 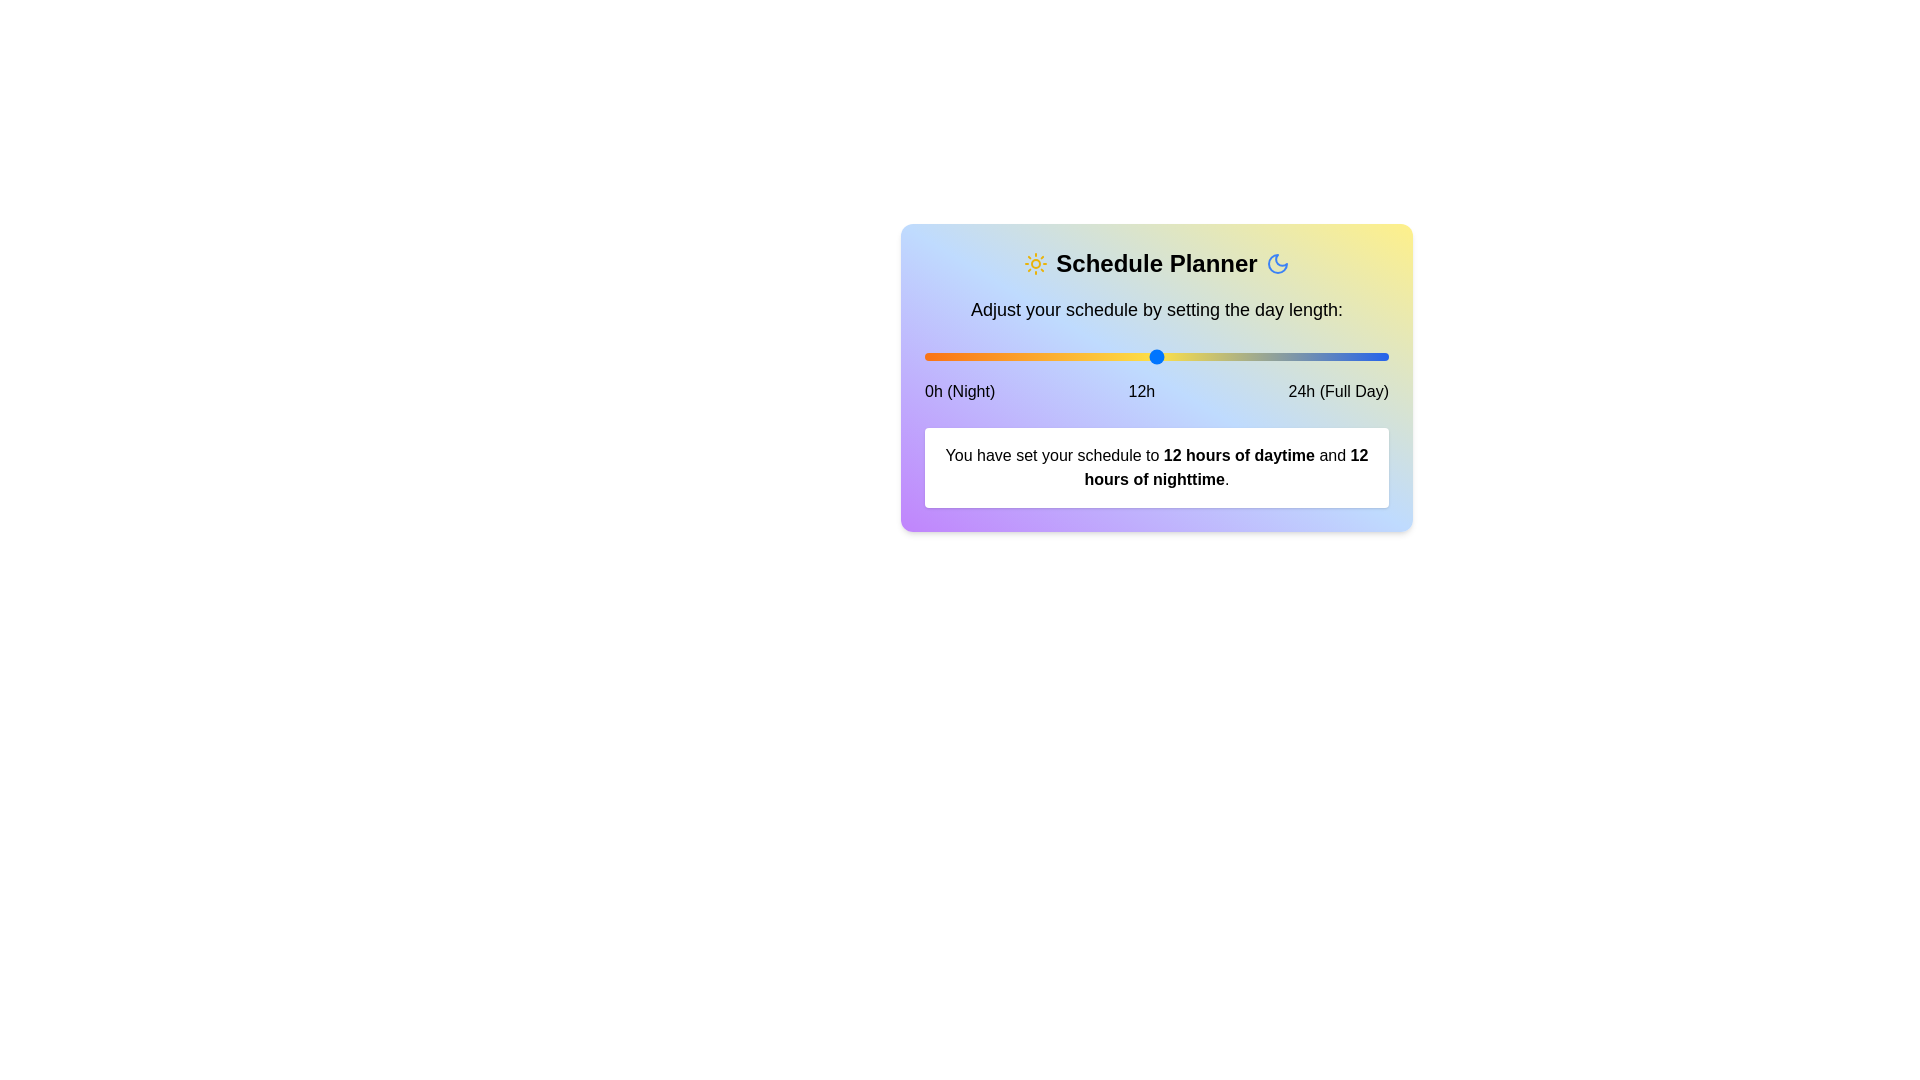 What do you see at coordinates (1276, 262) in the screenshot?
I see `the moon icon to explore its visual effect` at bounding box center [1276, 262].